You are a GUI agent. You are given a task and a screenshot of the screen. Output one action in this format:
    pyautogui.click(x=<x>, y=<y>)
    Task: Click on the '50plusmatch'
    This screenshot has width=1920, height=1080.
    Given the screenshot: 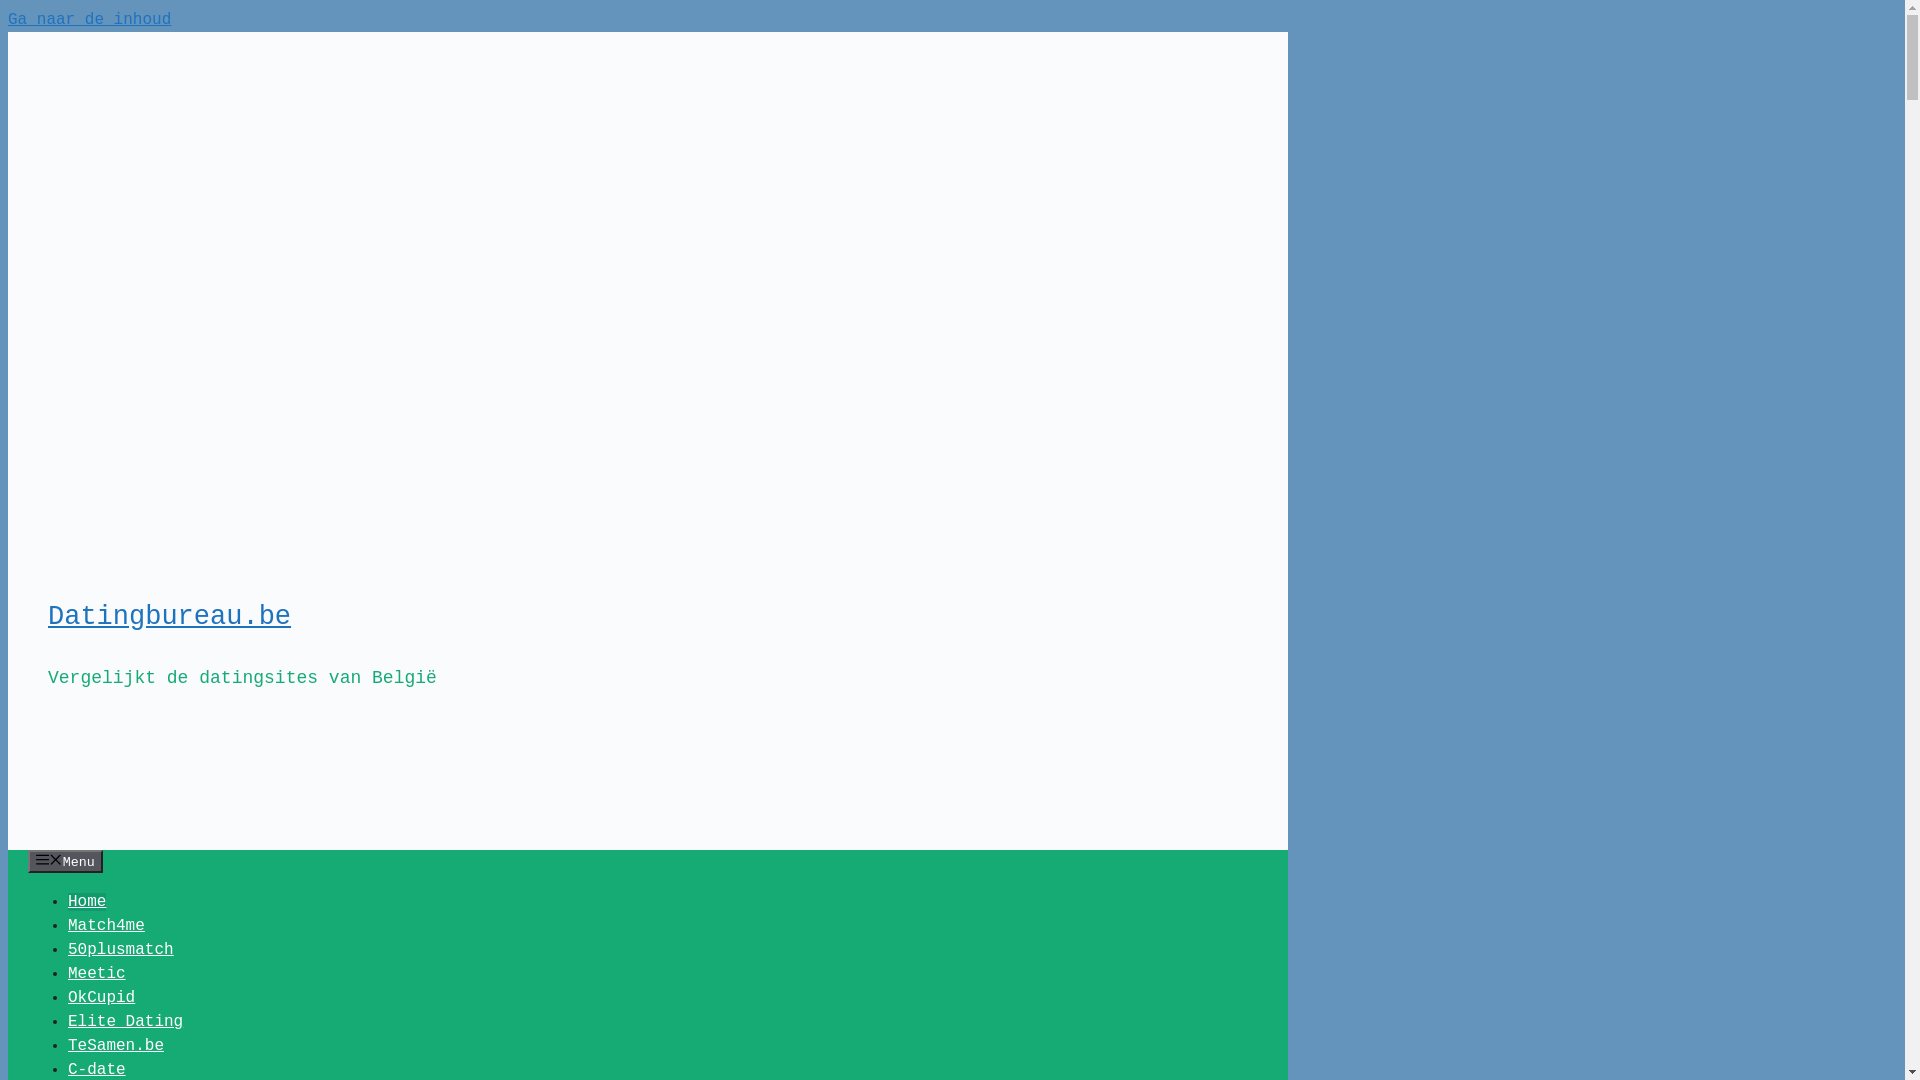 What is the action you would take?
    pyautogui.click(x=119, y=948)
    